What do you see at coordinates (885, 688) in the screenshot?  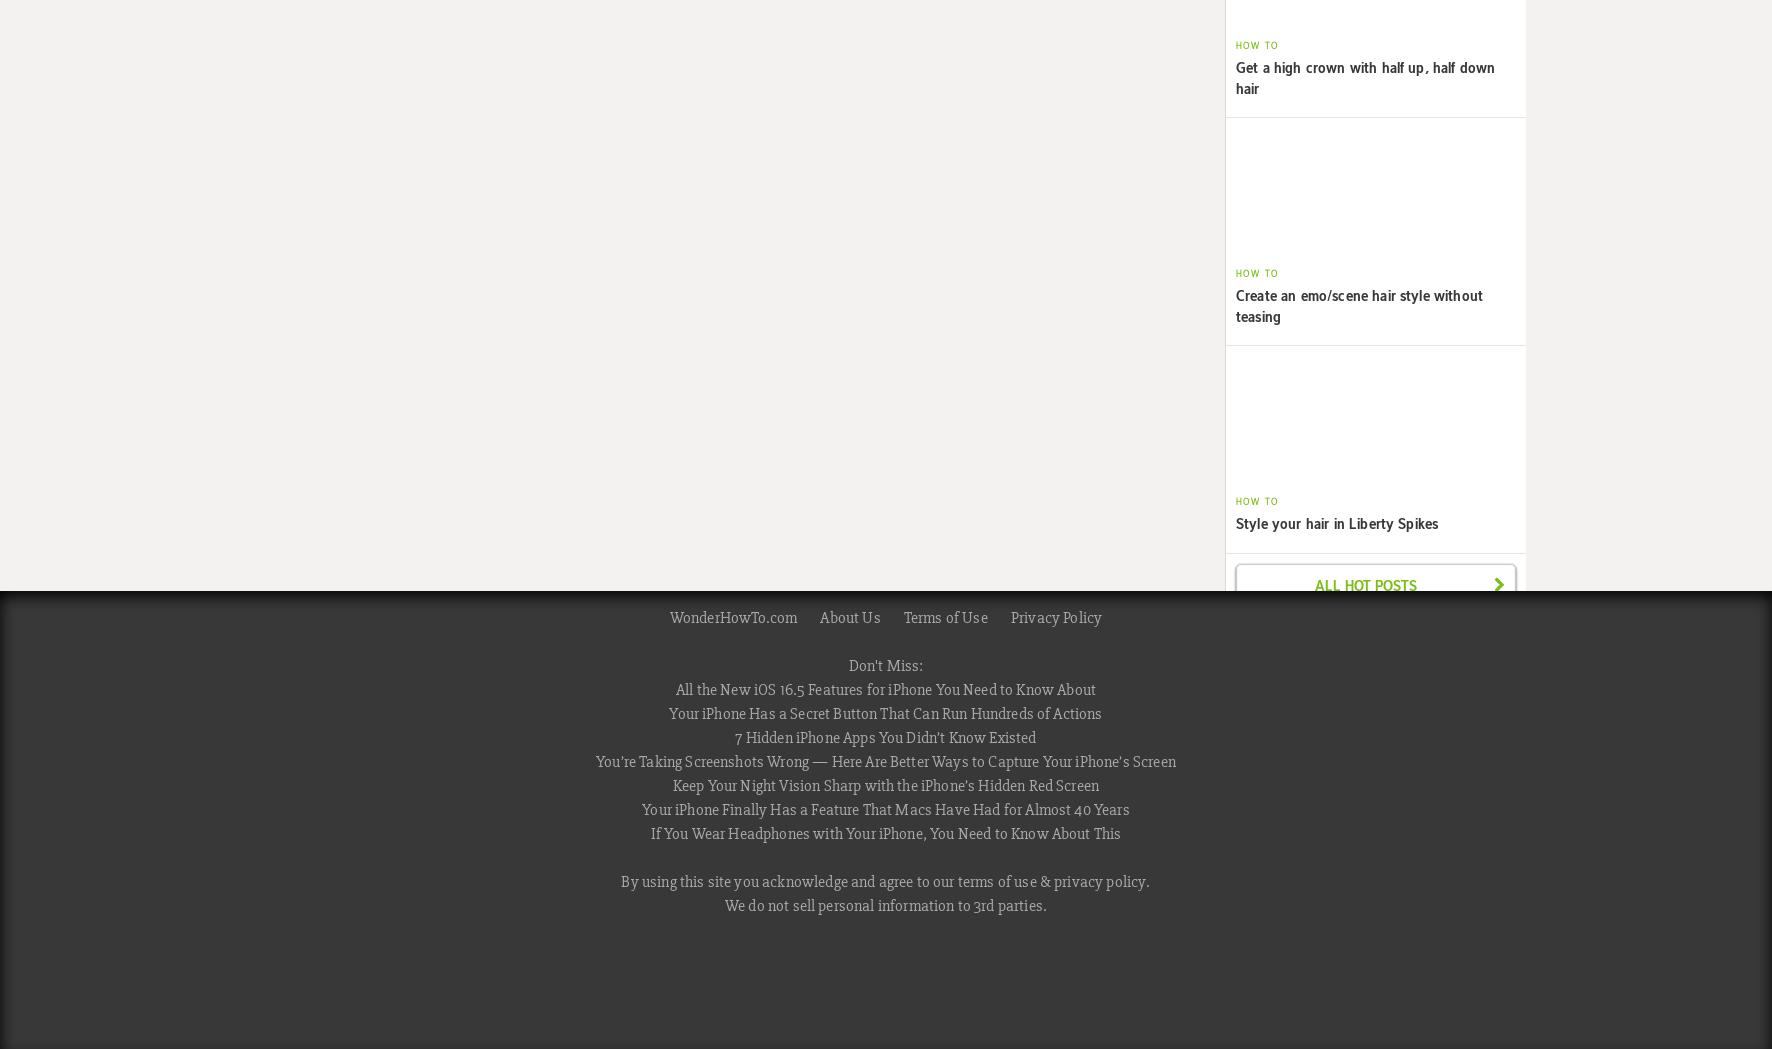 I see `'All the New iOS 16.5 Features for iPhone You Need to Know About'` at bounding box center [885, 688].